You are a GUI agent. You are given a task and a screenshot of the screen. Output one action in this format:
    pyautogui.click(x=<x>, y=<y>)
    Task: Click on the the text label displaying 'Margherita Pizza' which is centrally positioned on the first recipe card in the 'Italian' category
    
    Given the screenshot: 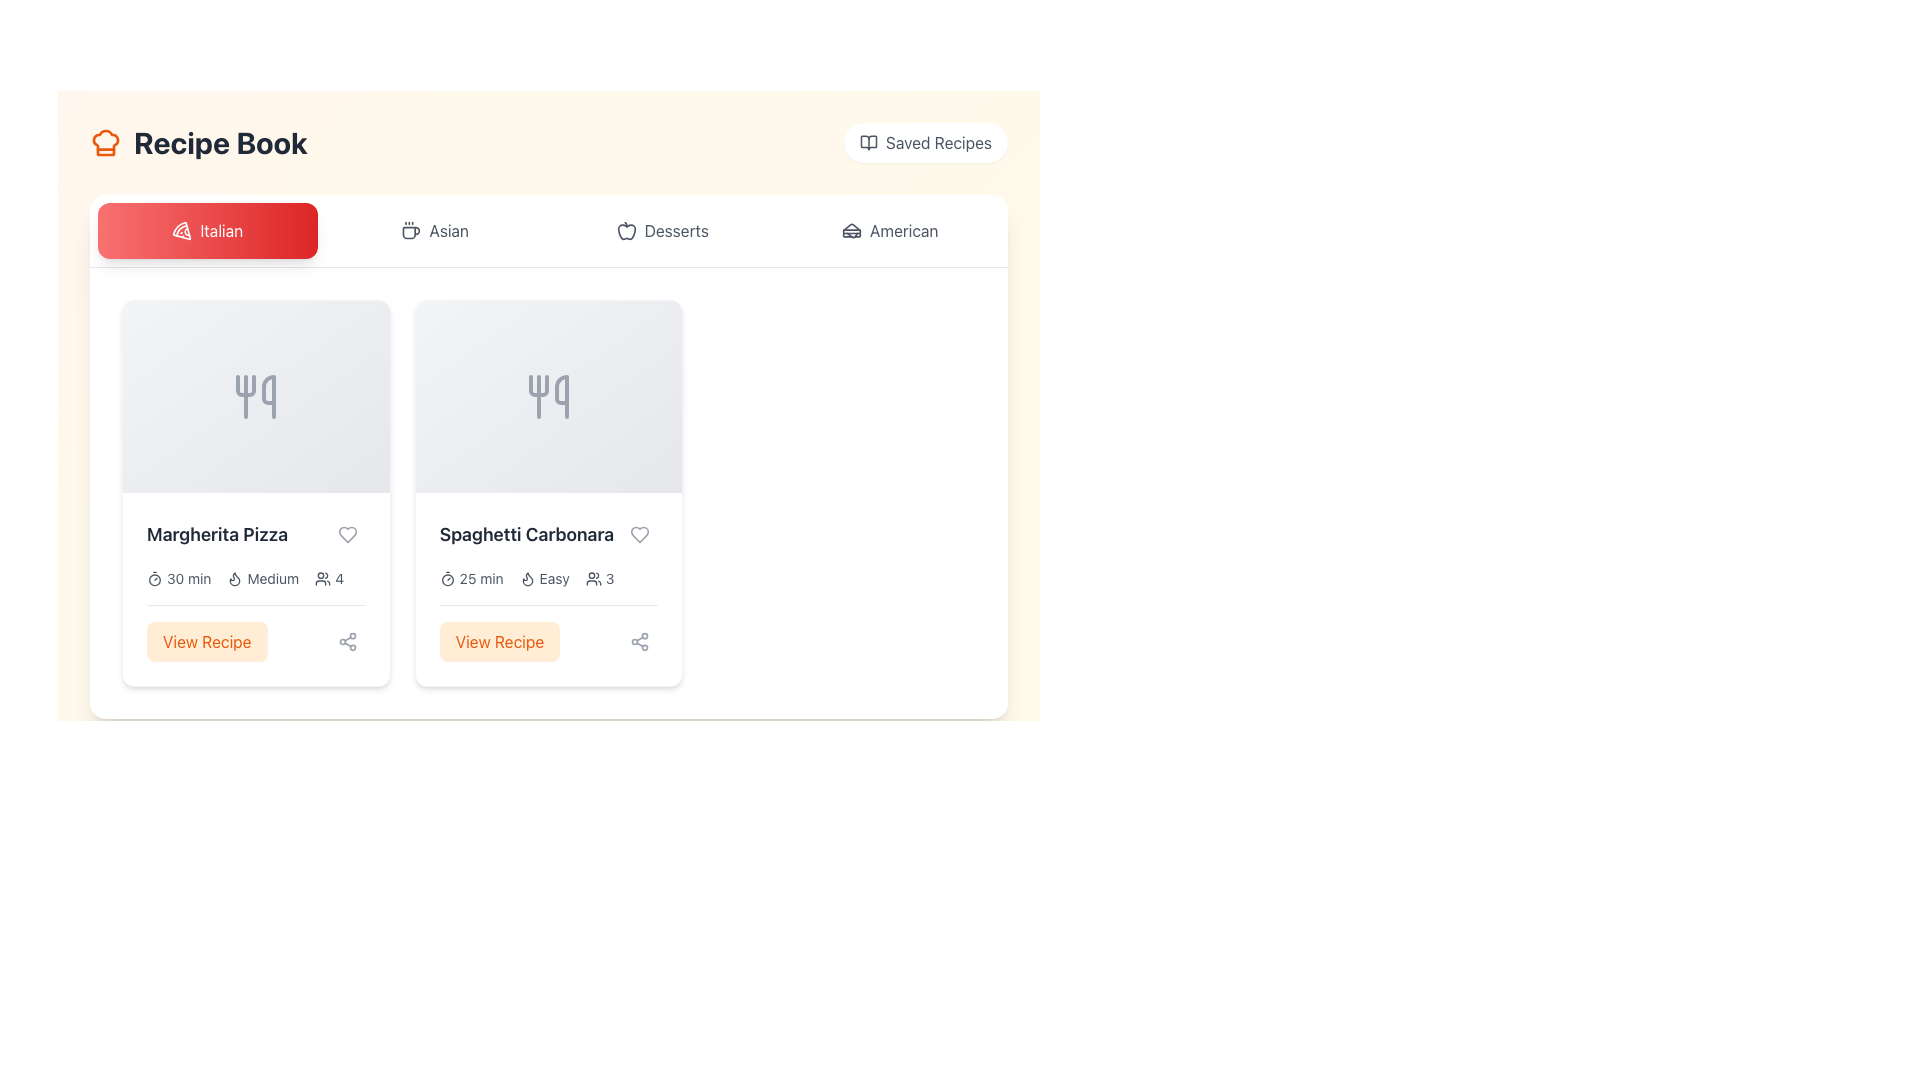 What is the action you would take?
    pyautogui.click(x=255, y=534)
    